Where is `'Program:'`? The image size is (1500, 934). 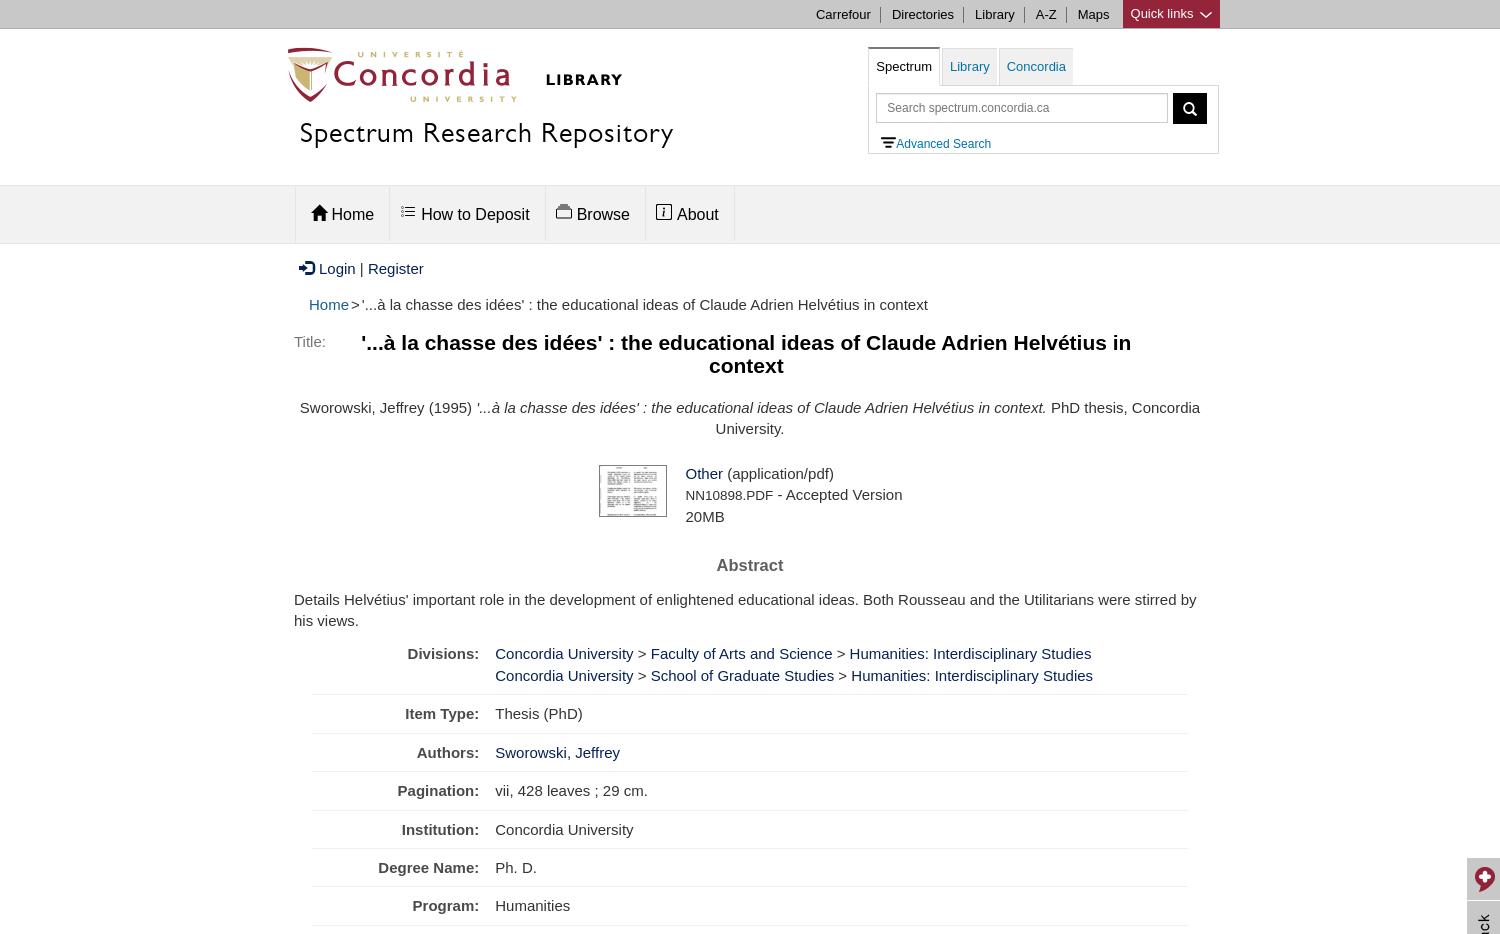
'Program:' is located at coordinates (444, 905).